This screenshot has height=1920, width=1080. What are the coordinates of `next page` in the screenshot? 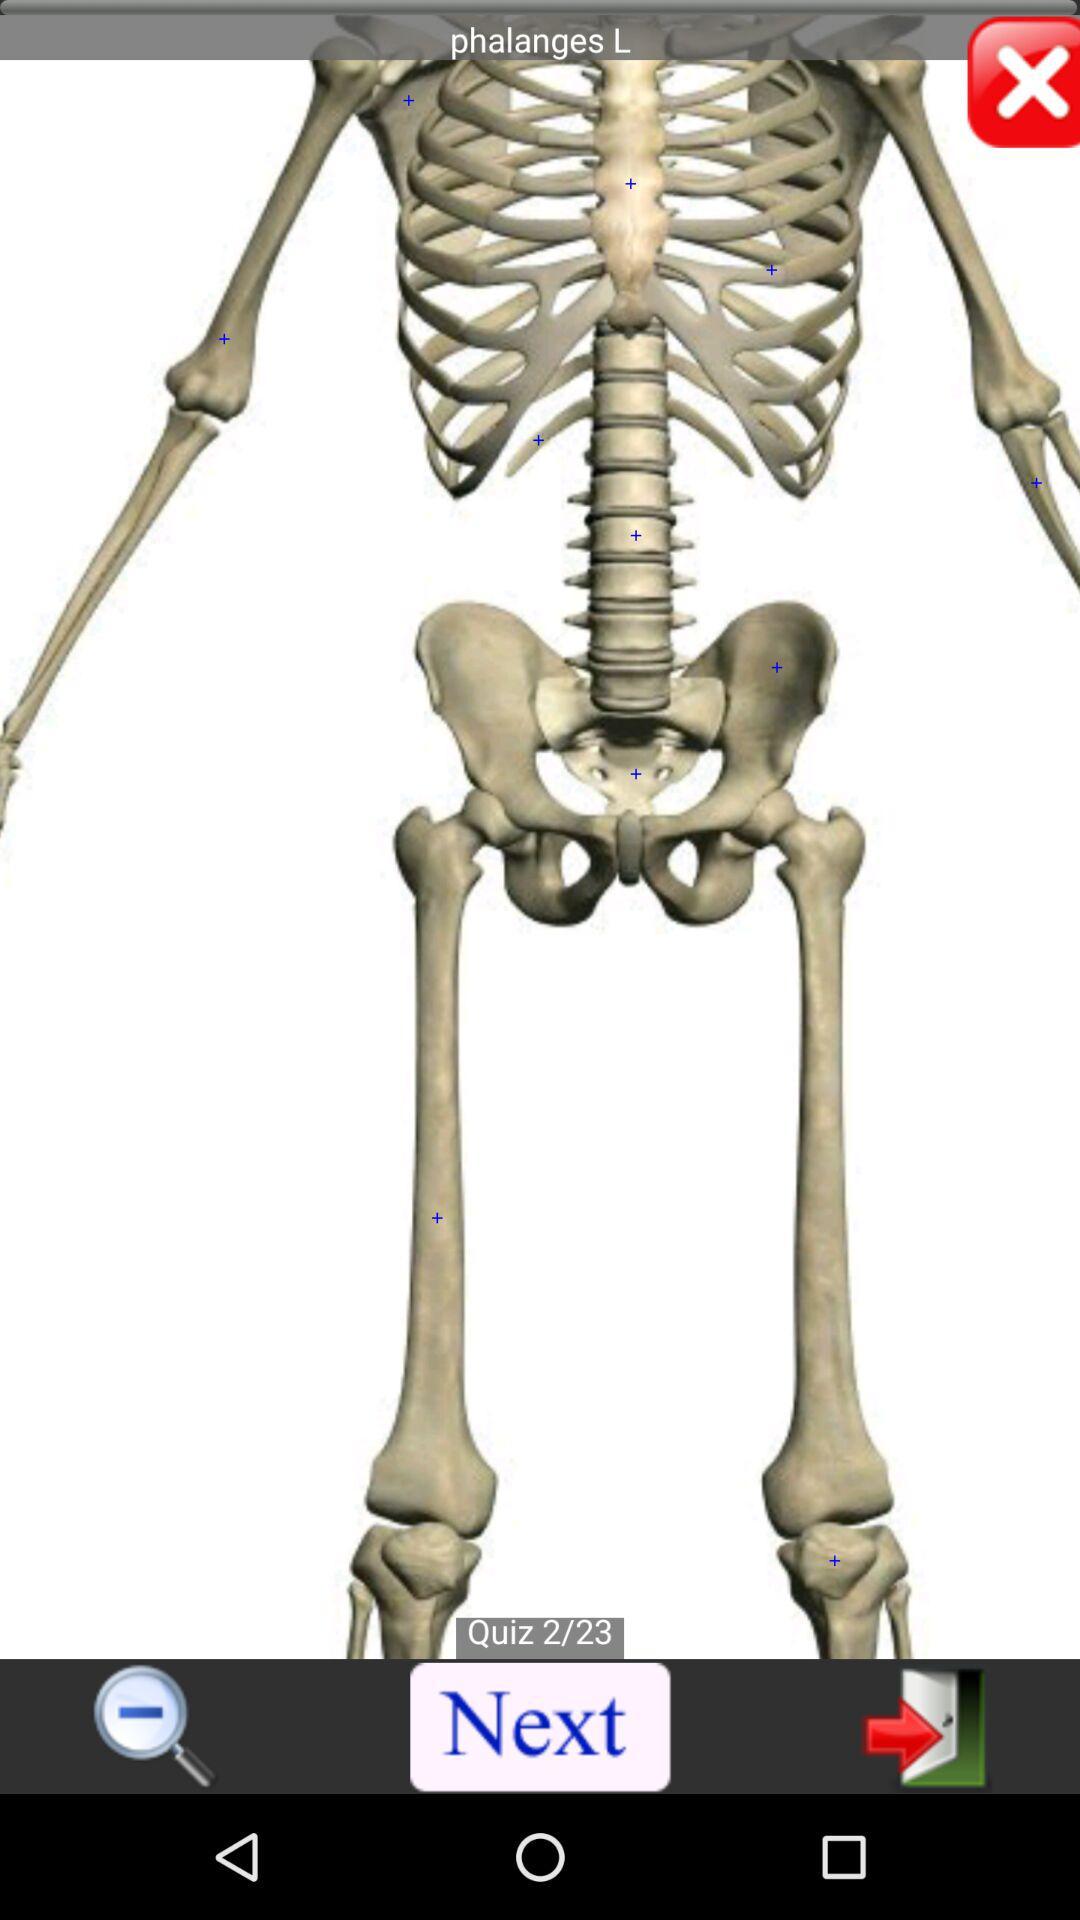 It's located at (926, 1725).